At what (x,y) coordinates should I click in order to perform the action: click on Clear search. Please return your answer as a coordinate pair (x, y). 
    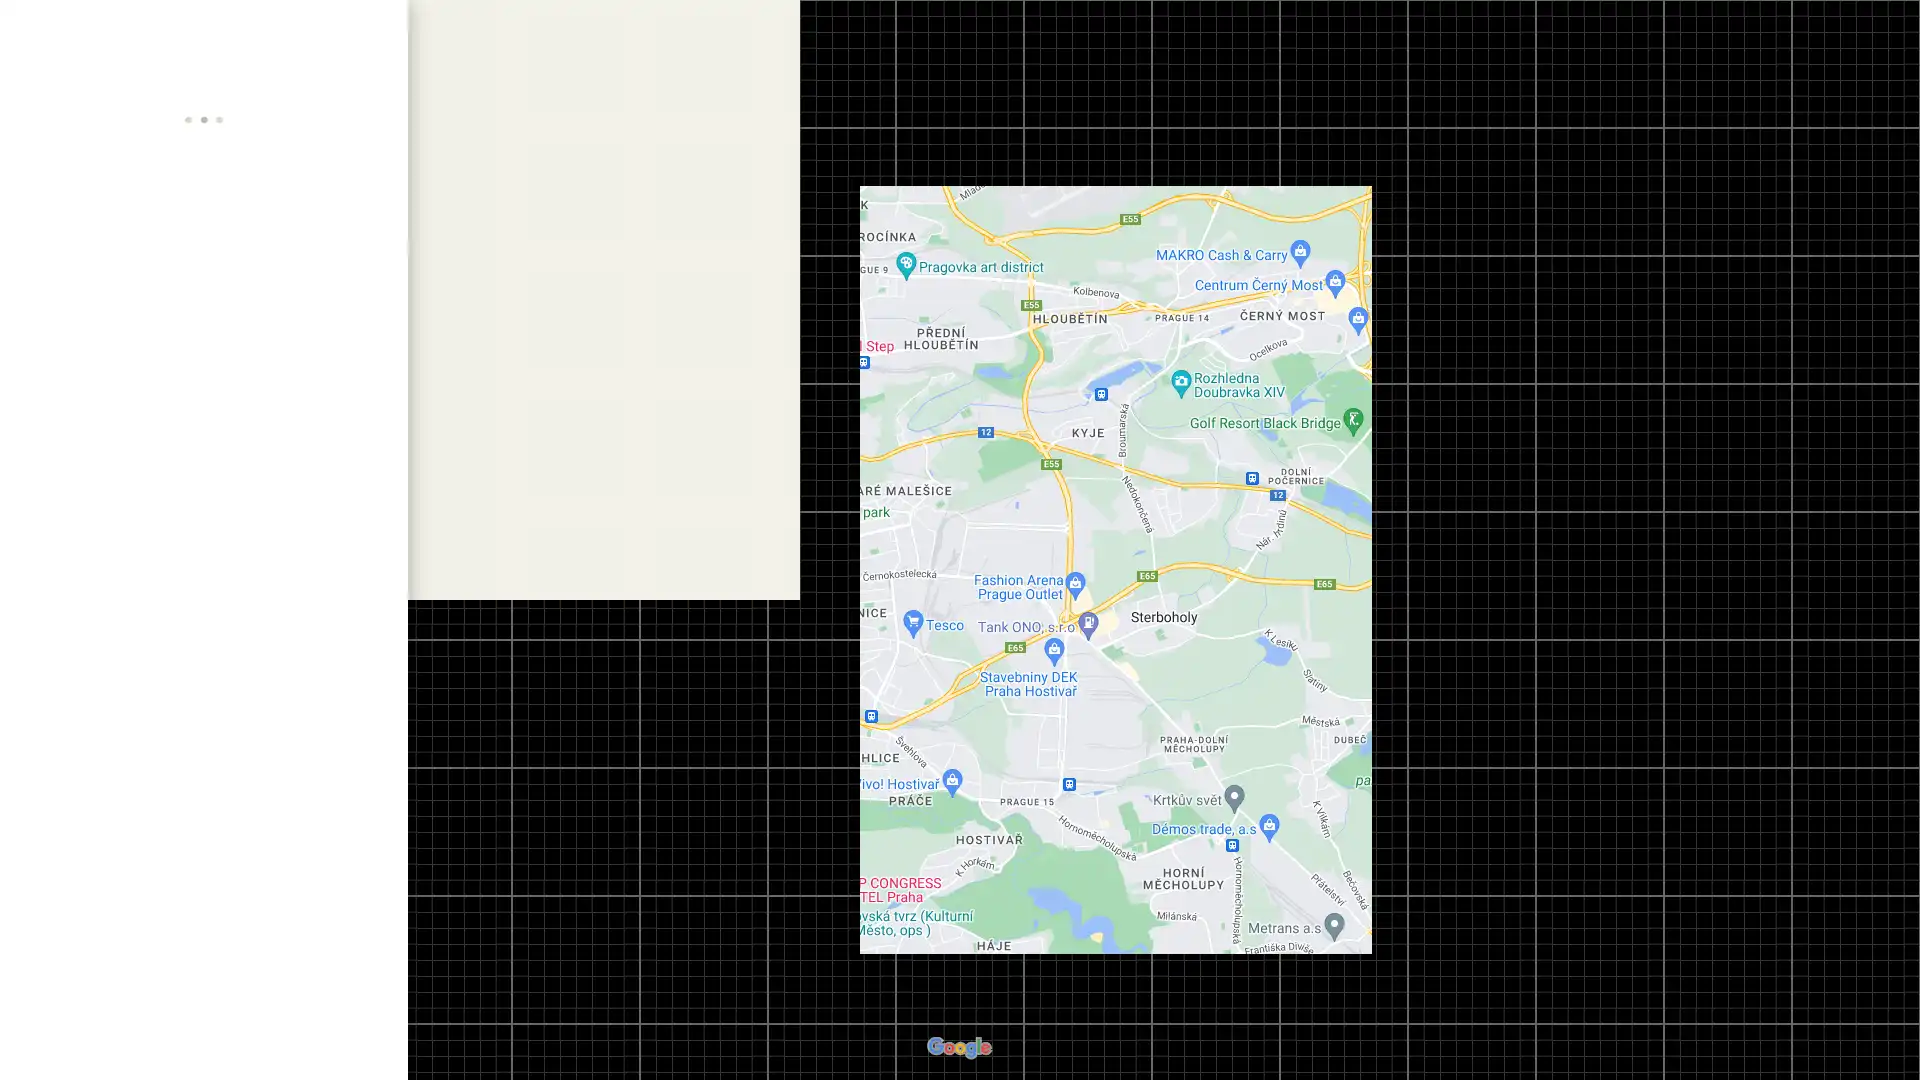
    Looking at the image, I should click on (373, 31).